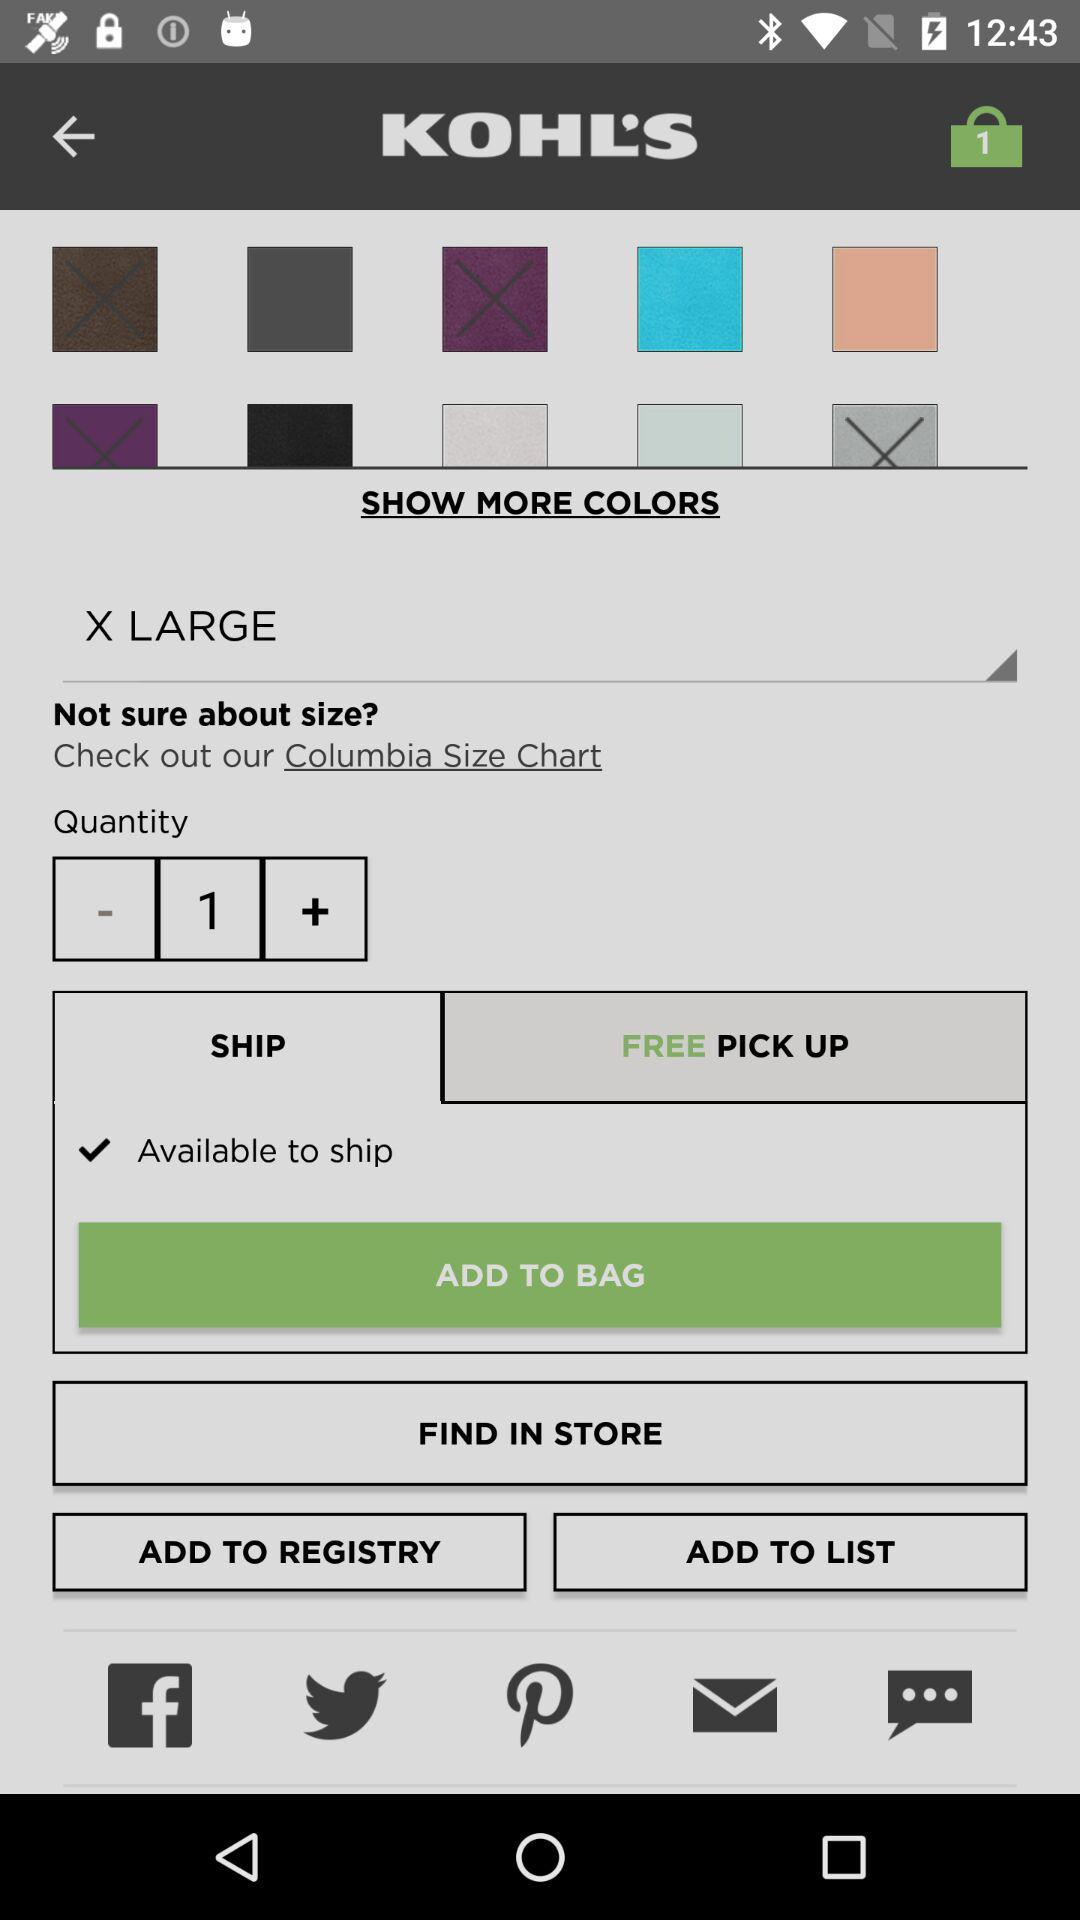 The height and width of the screenshot is (1920, 1080). I want to click on the facebook icon, so click(149, 1704).